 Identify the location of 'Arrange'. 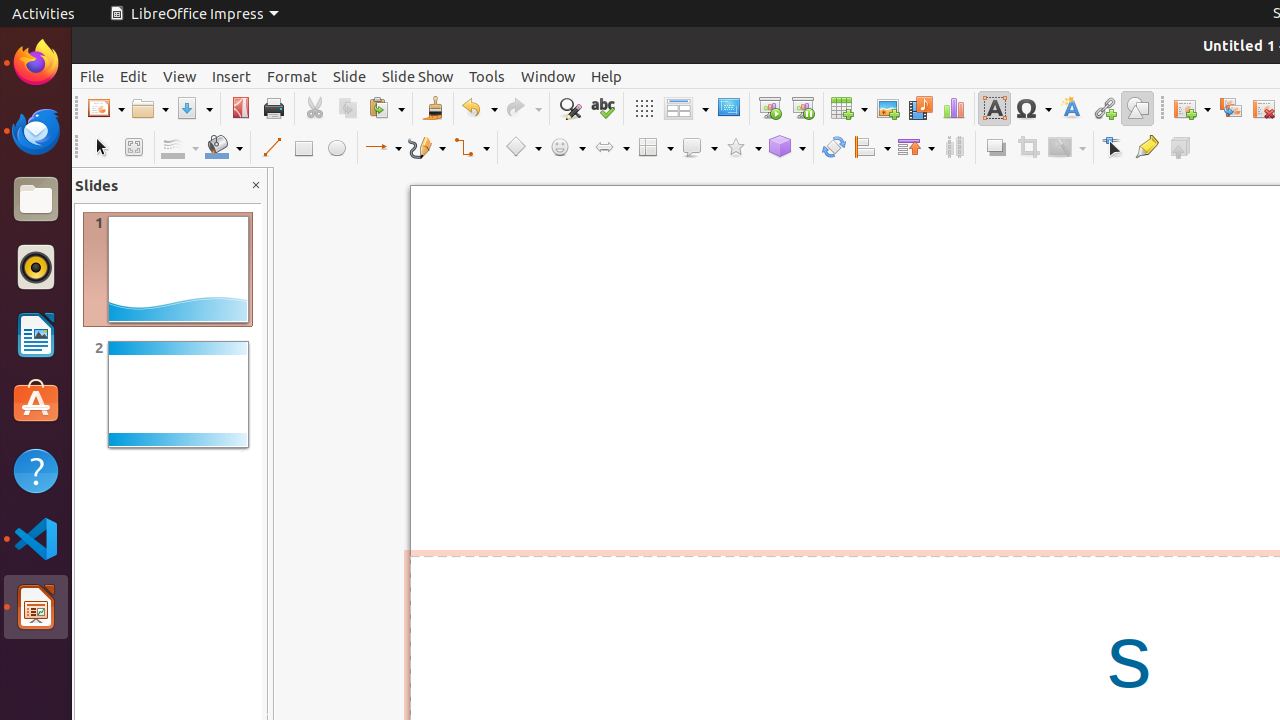
(914, 146).